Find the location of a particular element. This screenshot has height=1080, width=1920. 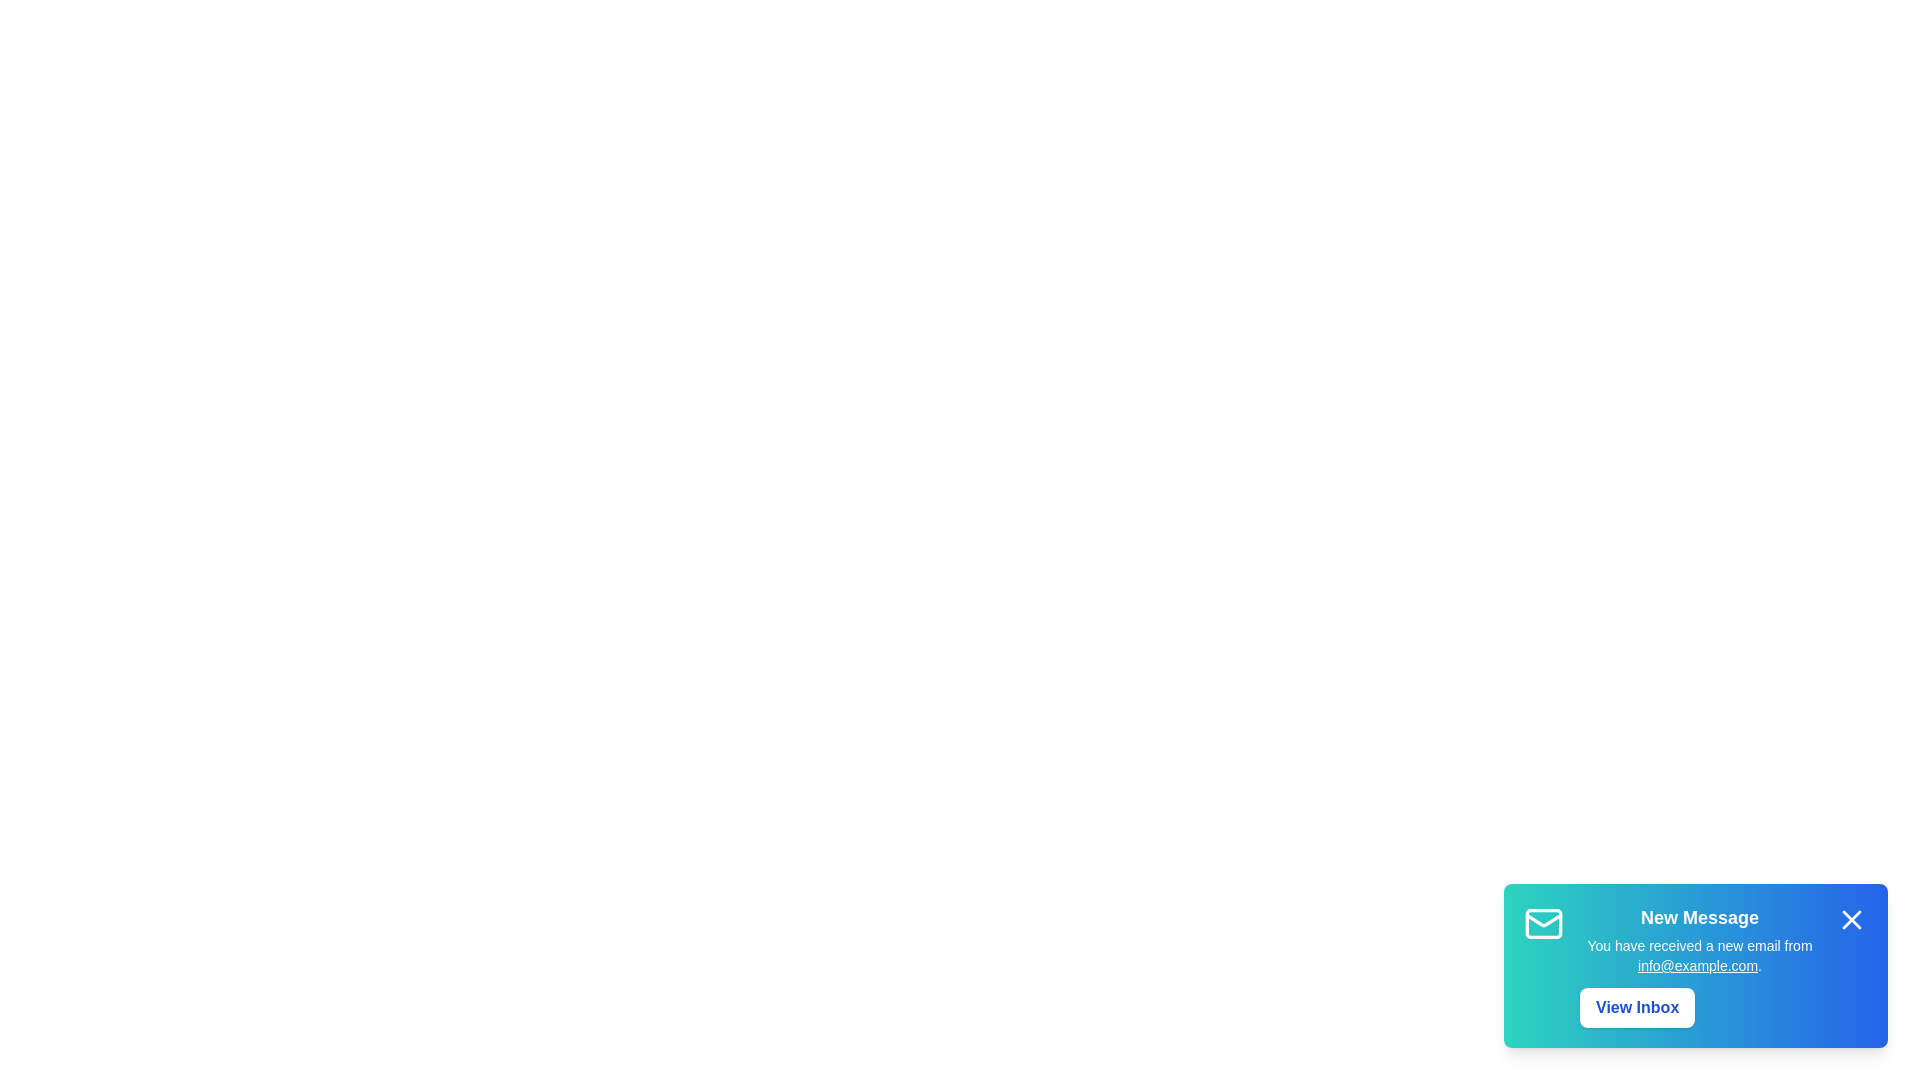

the text content 'New MessageYou have received a new email from info@example.com.View Inbox' and copy it to the clipboard is located at coordinates (1578, 903).